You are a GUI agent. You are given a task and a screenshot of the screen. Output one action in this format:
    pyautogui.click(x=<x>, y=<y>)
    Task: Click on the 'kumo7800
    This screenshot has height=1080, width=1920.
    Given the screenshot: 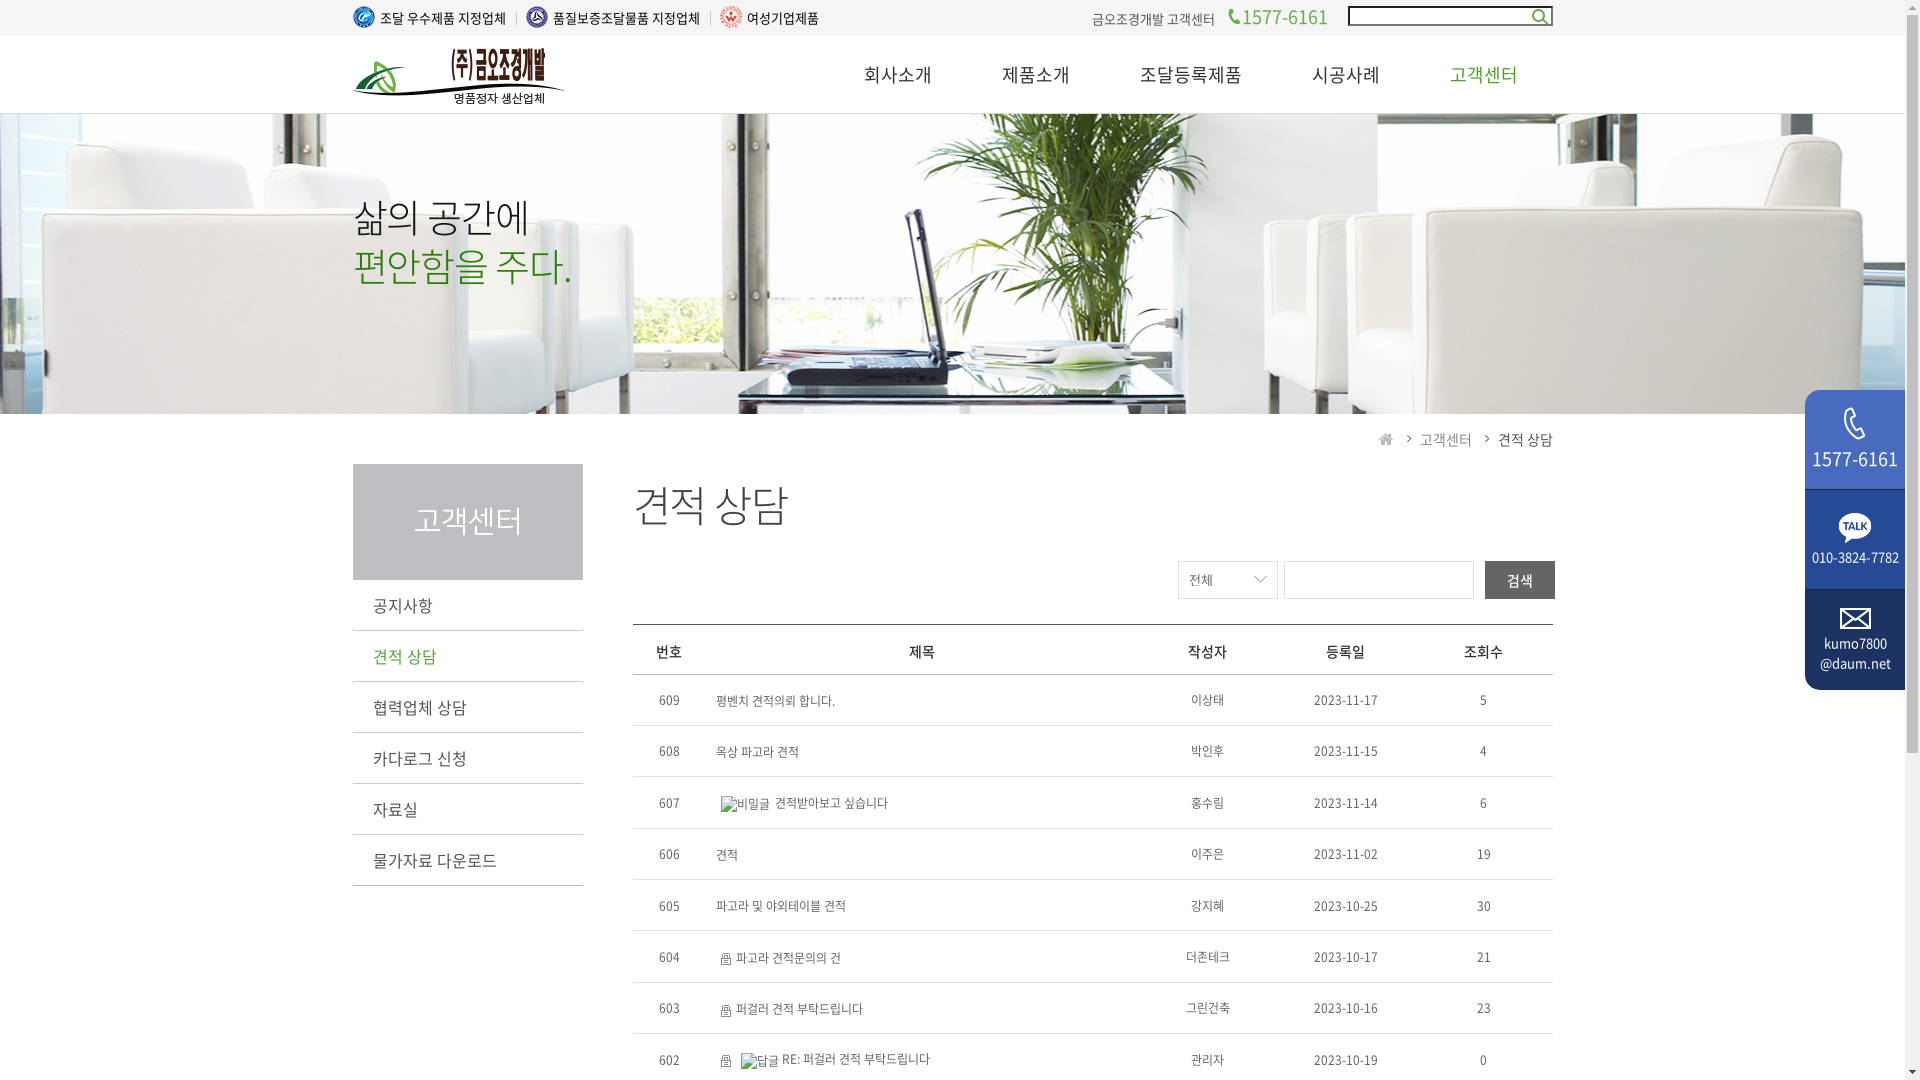 What is the action you would take?
    pyautogui.click(x=1854, y=652)
    